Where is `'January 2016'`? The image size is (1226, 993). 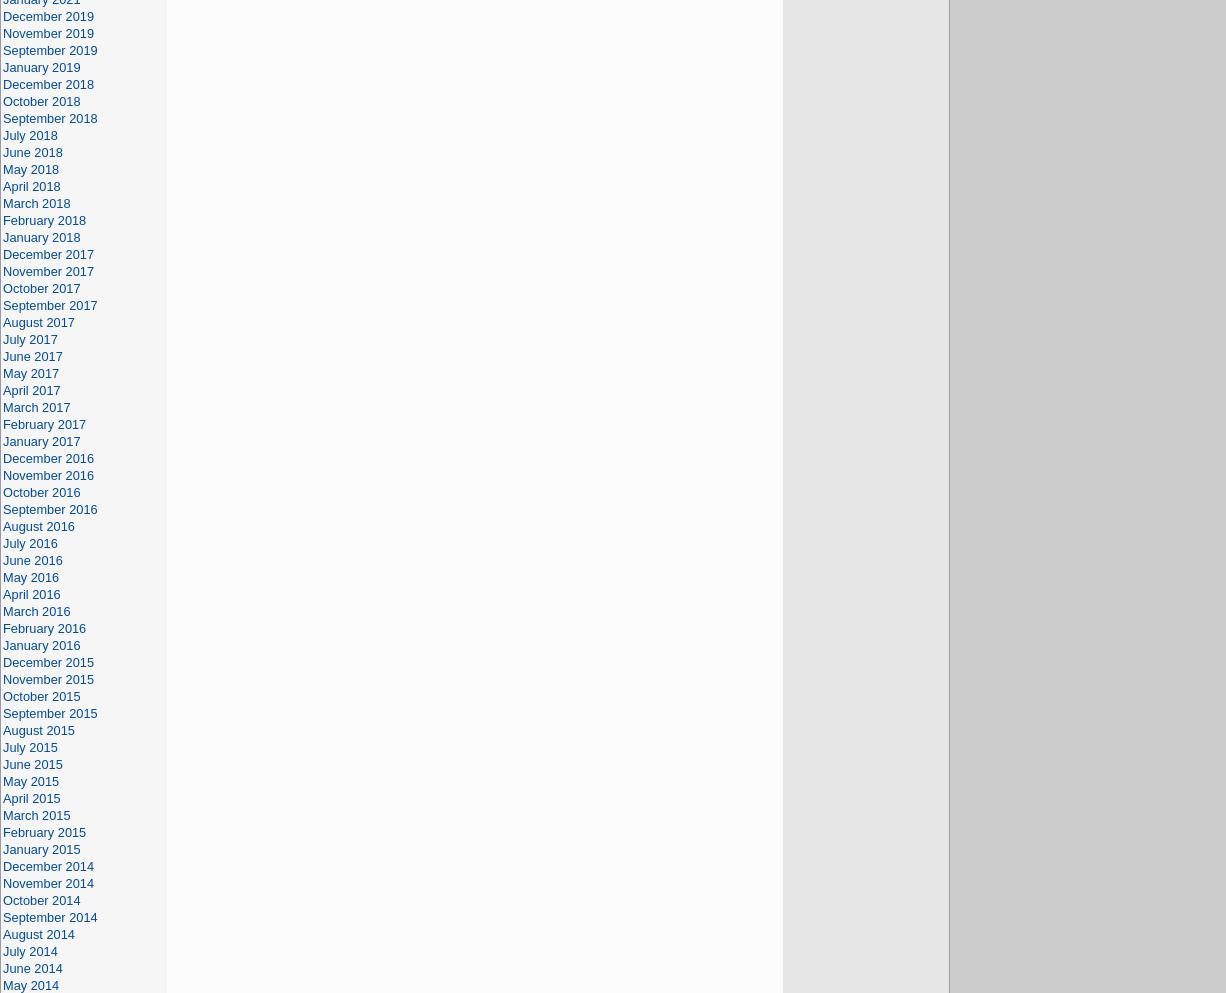 'January 2016' is located at coordinates (41, 644).